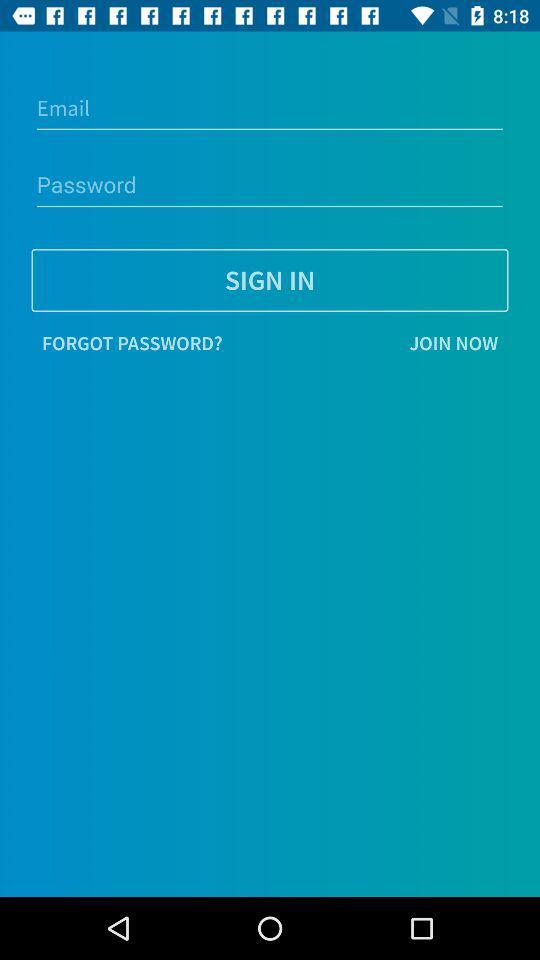  What do you see at coordinates (132, 343) in the screenshot?
I see `forgot password? on the left` at bounding box center [132, 343].